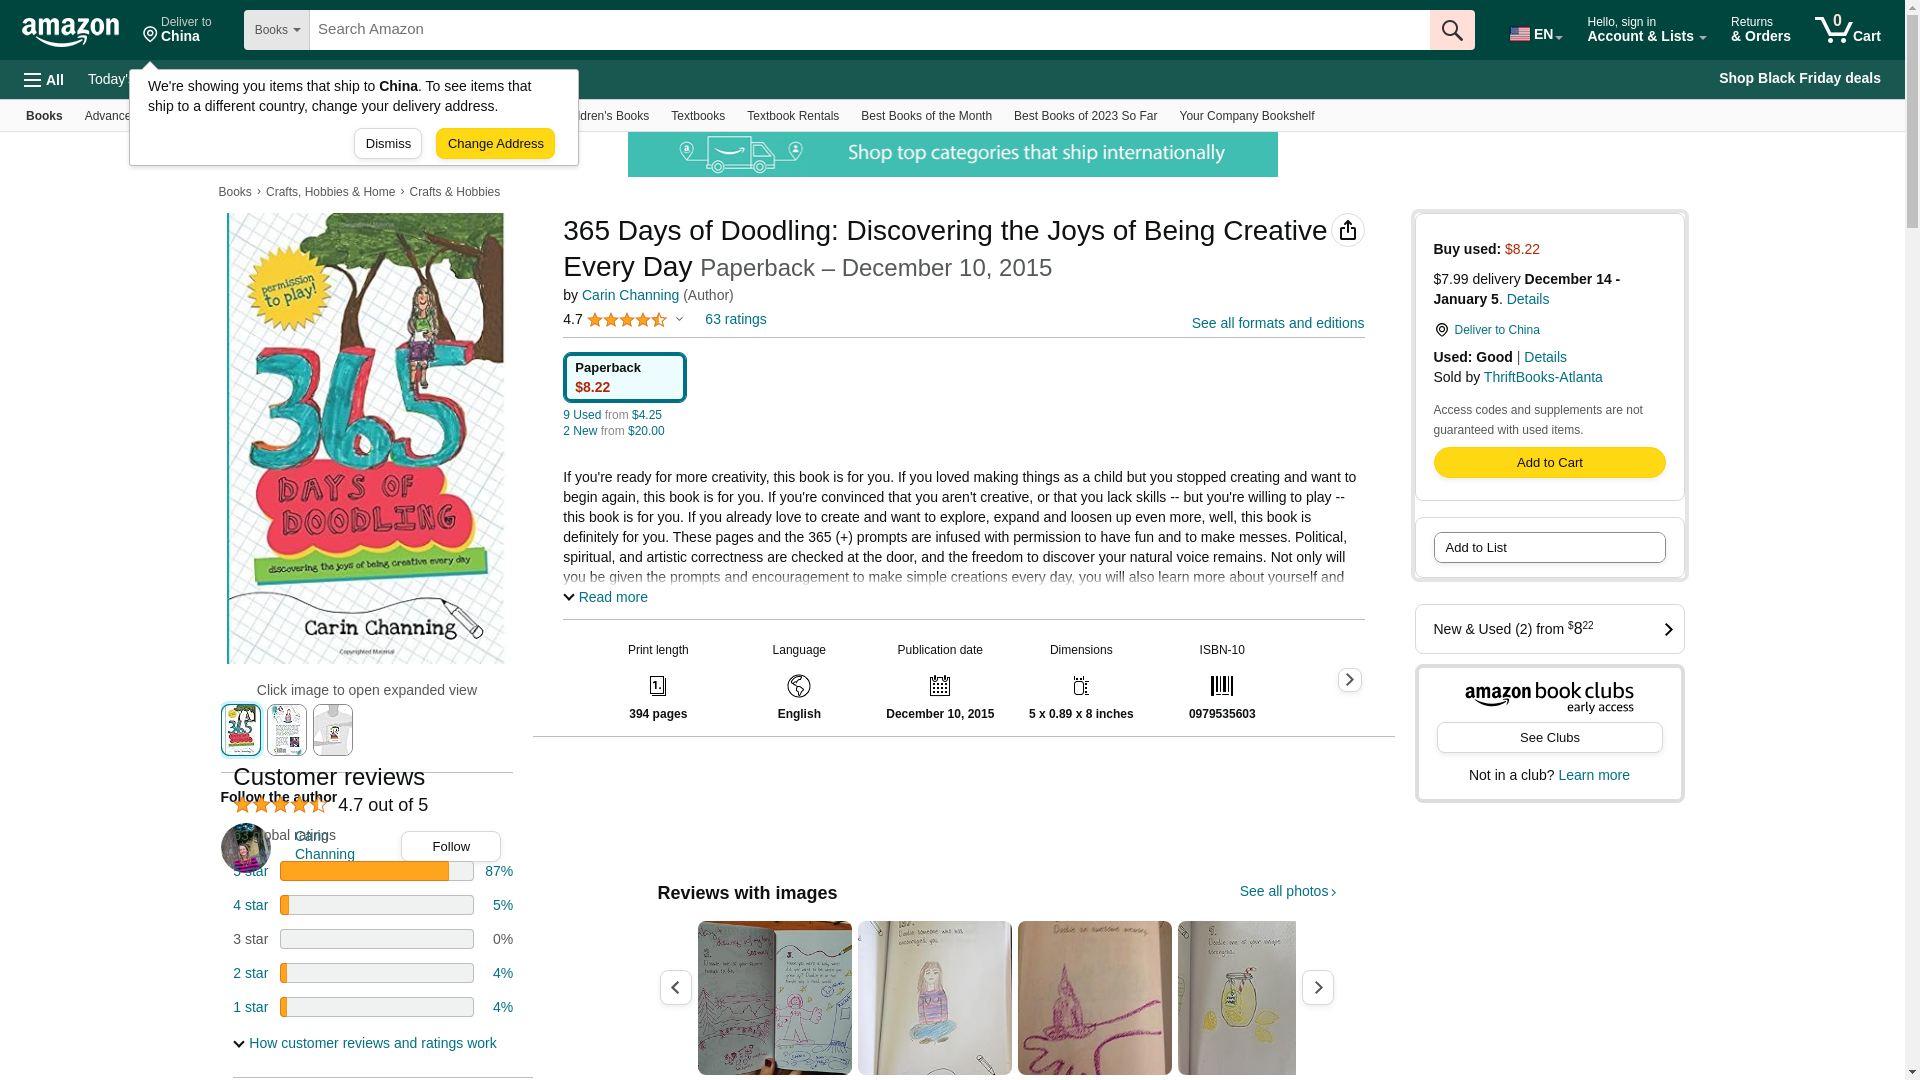 This screenshot has height=1080, width=1920. What do you see at coordinates (1761, 30) in the screenshot?
I see `'Returns` at bounding box center [1761, 30].